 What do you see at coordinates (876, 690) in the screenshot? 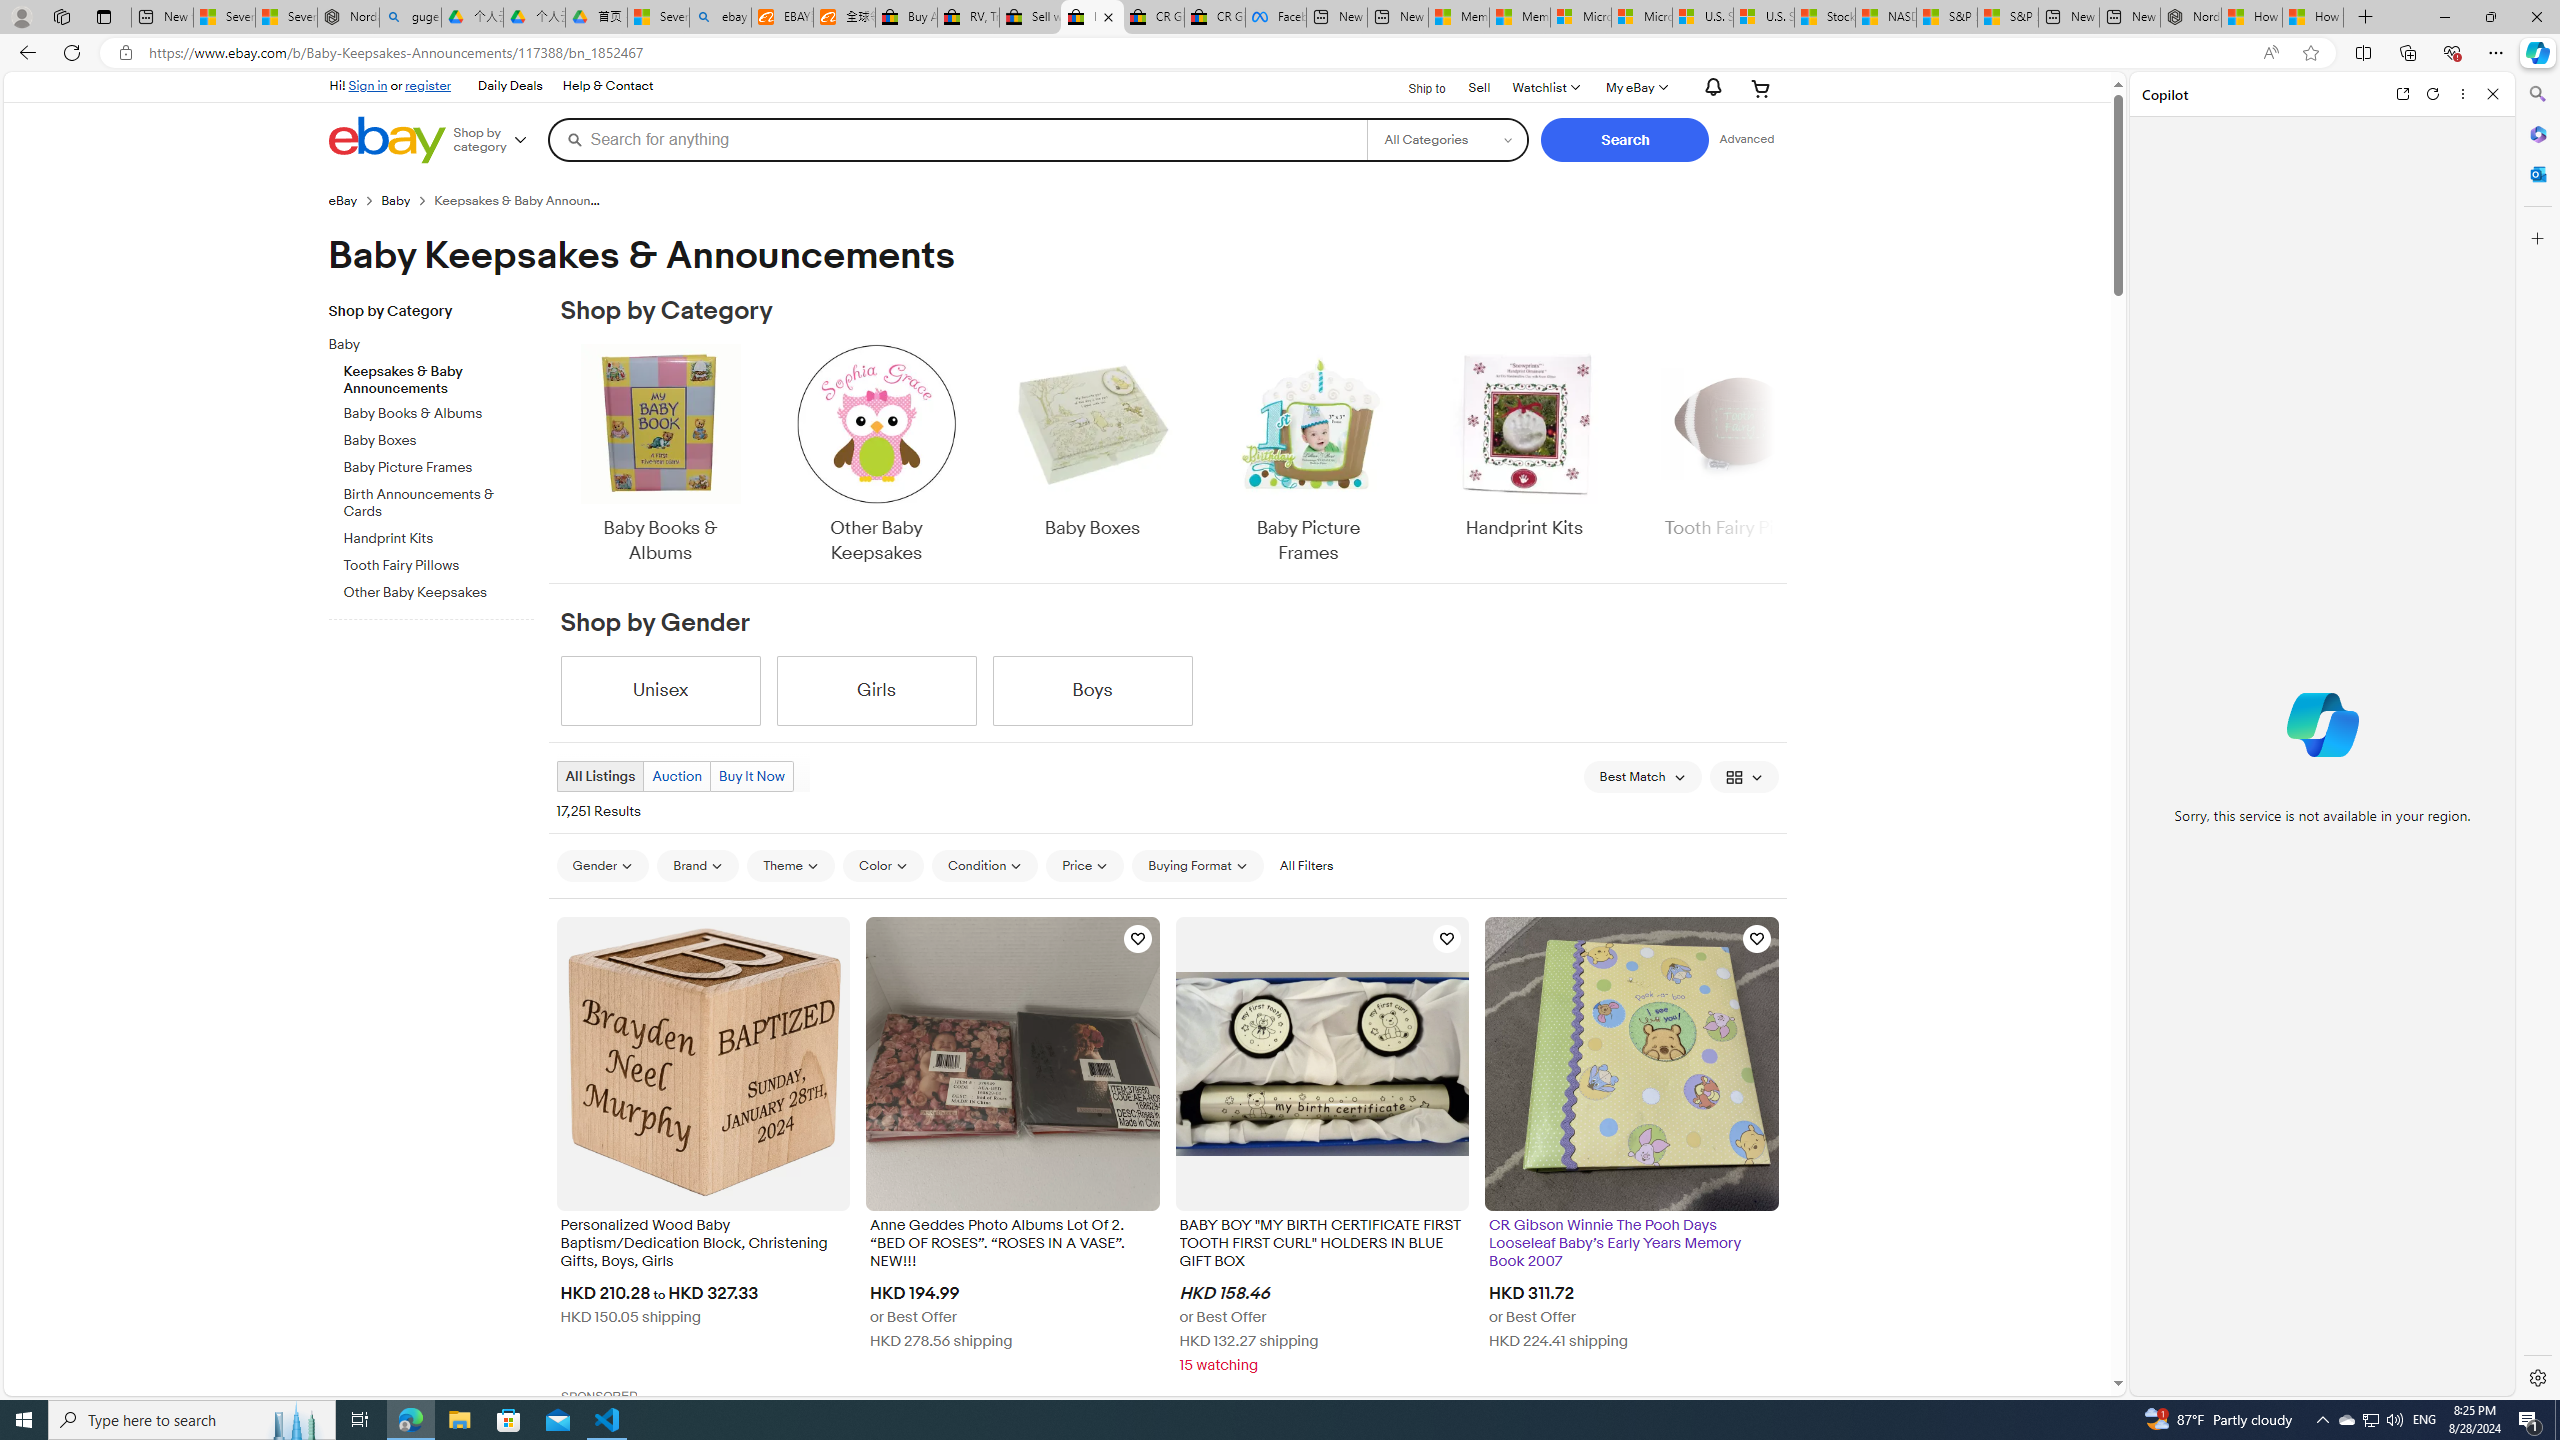
I see `'Girls'` at bounding box center [876, 690].